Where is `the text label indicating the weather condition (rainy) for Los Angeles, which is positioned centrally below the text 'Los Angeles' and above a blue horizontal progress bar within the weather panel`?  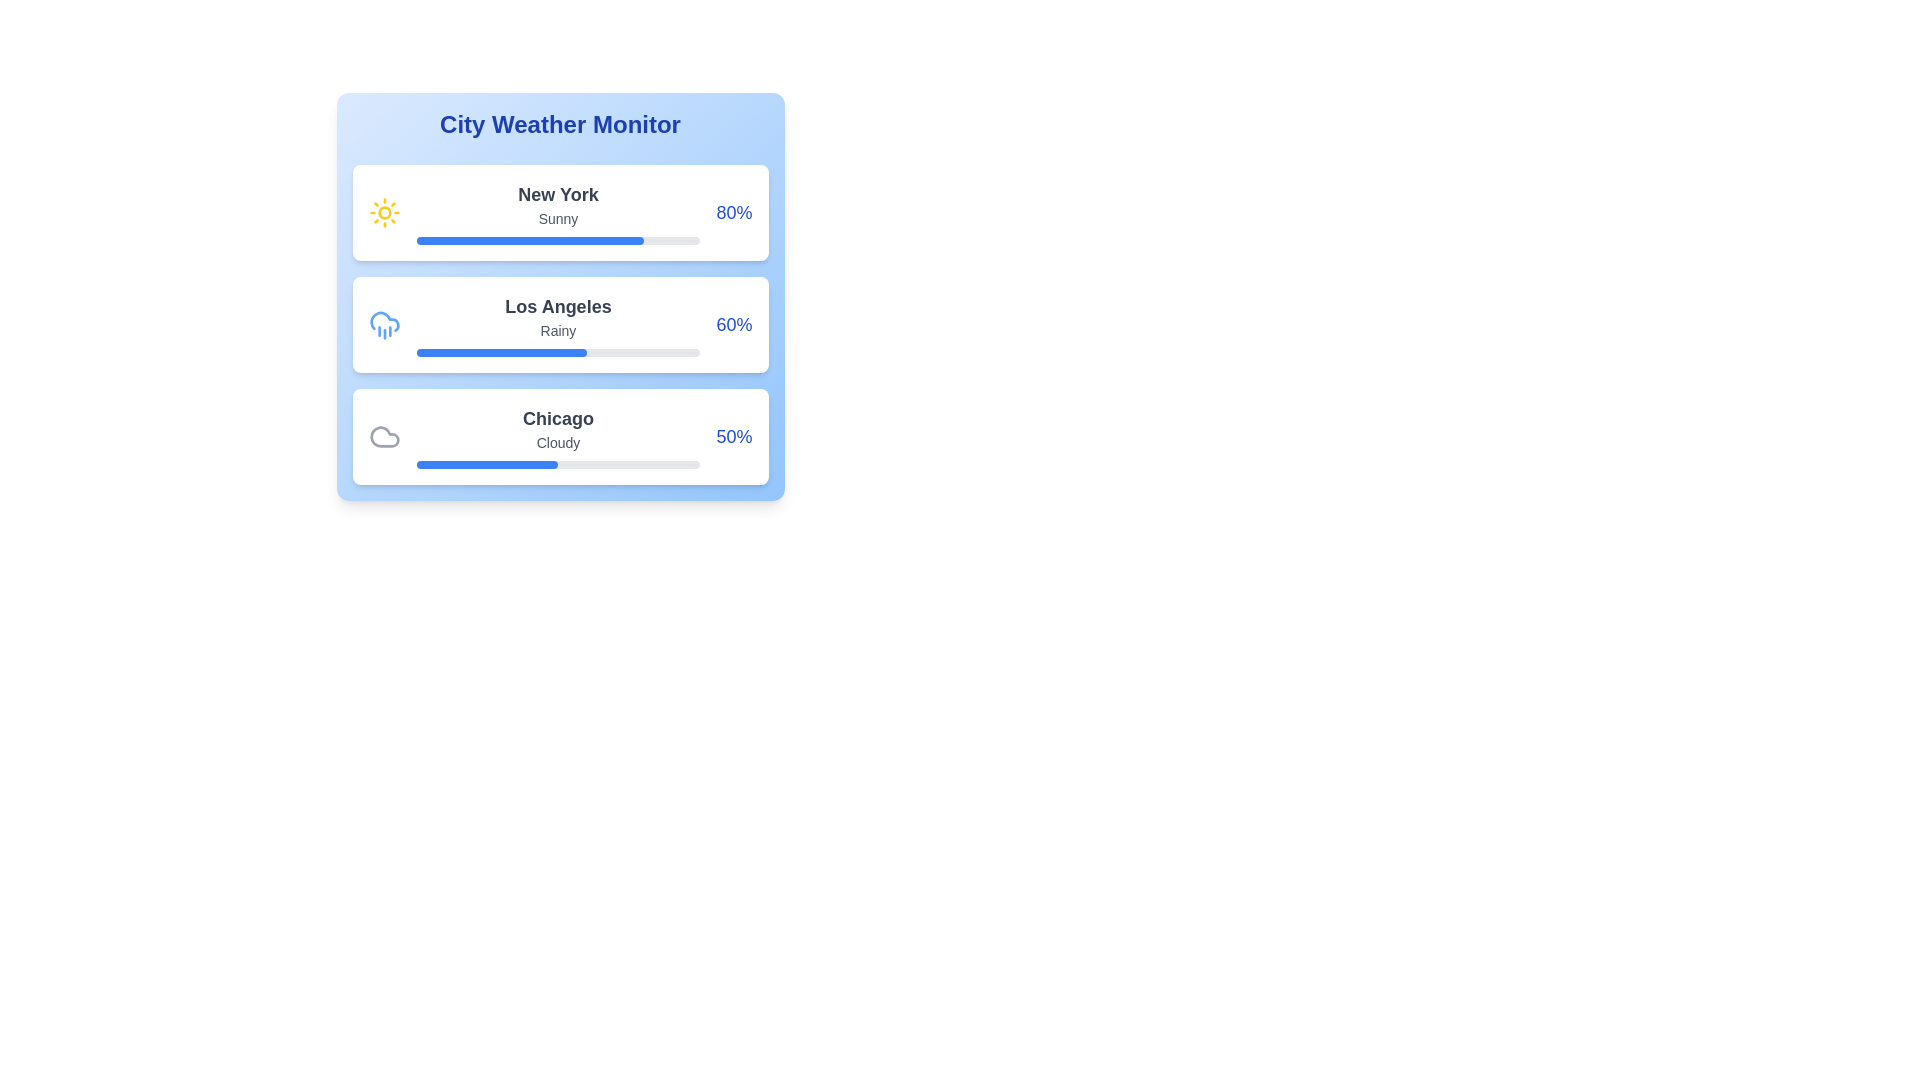
the text label indicating the weather condition (rainy) for Los Angeles, which is positioned centrally below the text 'Los Angeles' and above a blue horizontal progress bar within the weather panel is located at coordinates (558, 330).